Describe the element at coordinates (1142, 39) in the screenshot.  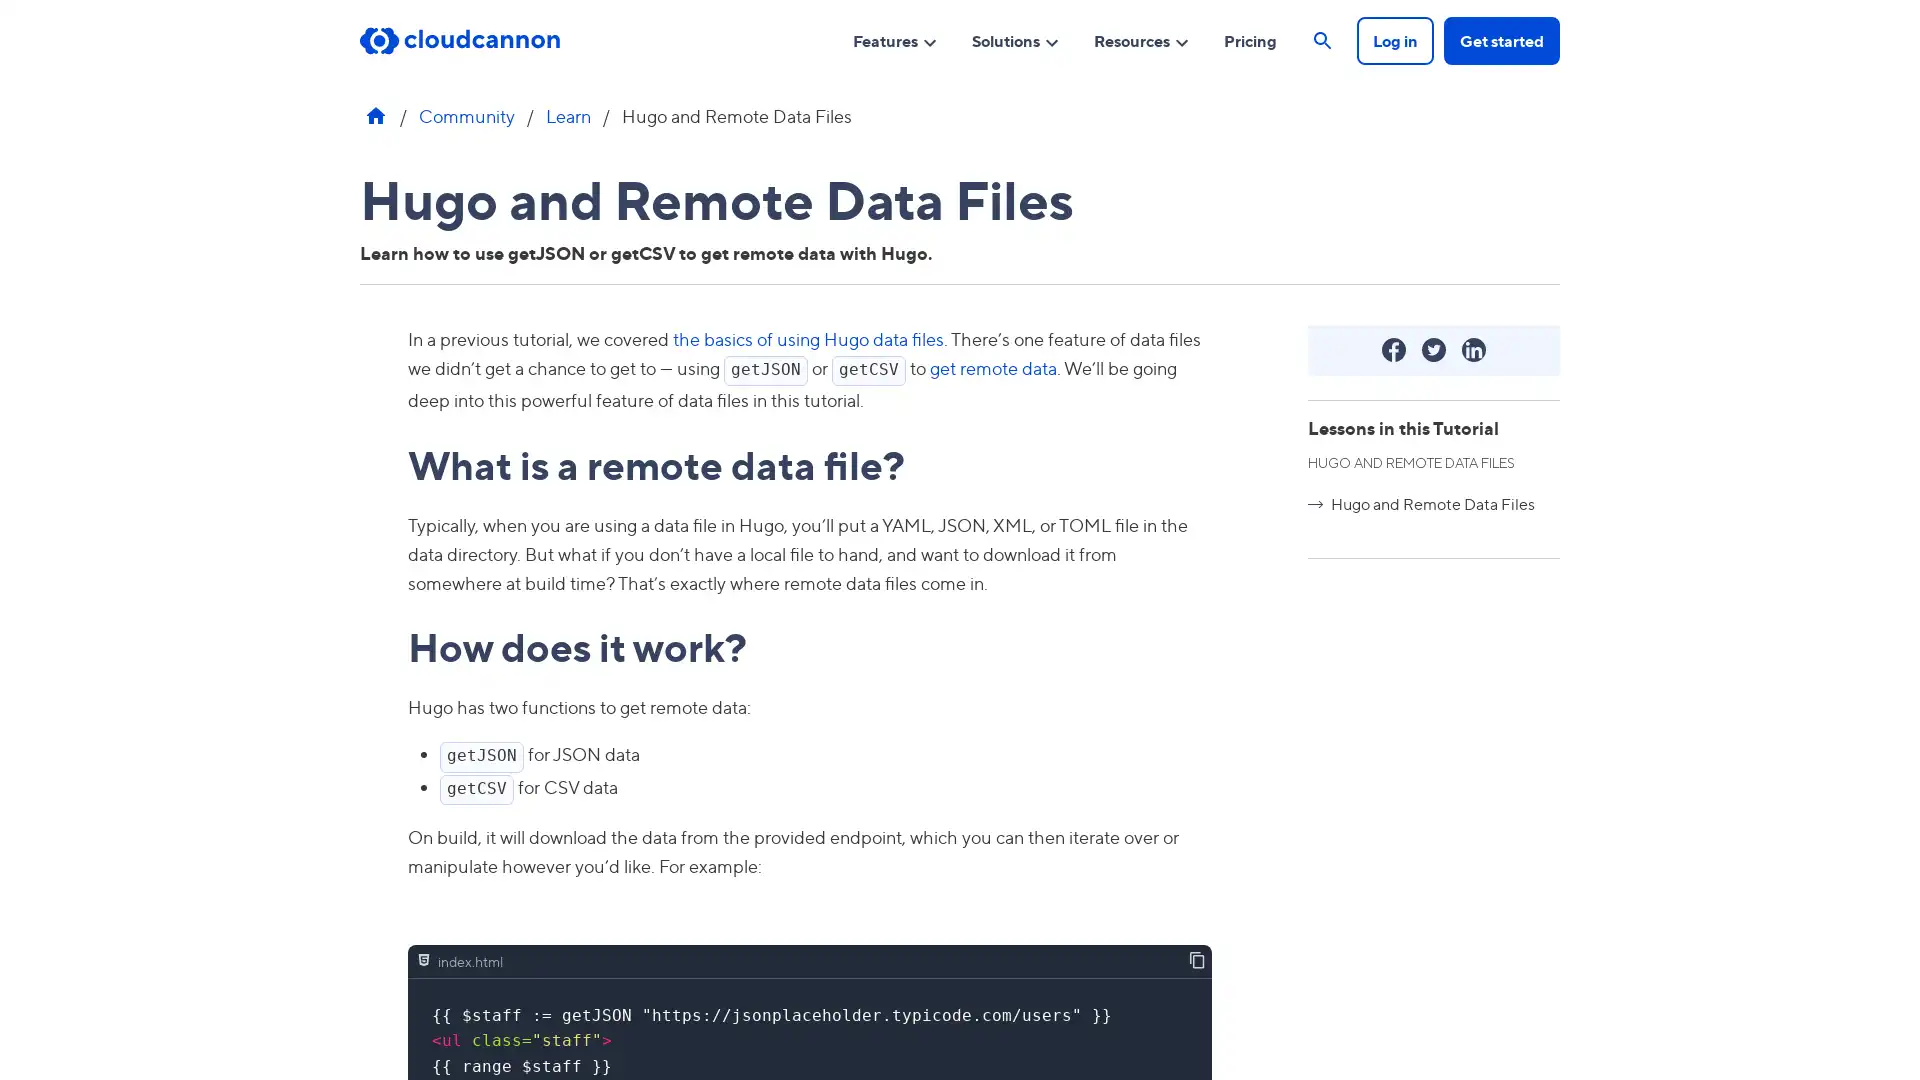
I see `Resources` at that location.